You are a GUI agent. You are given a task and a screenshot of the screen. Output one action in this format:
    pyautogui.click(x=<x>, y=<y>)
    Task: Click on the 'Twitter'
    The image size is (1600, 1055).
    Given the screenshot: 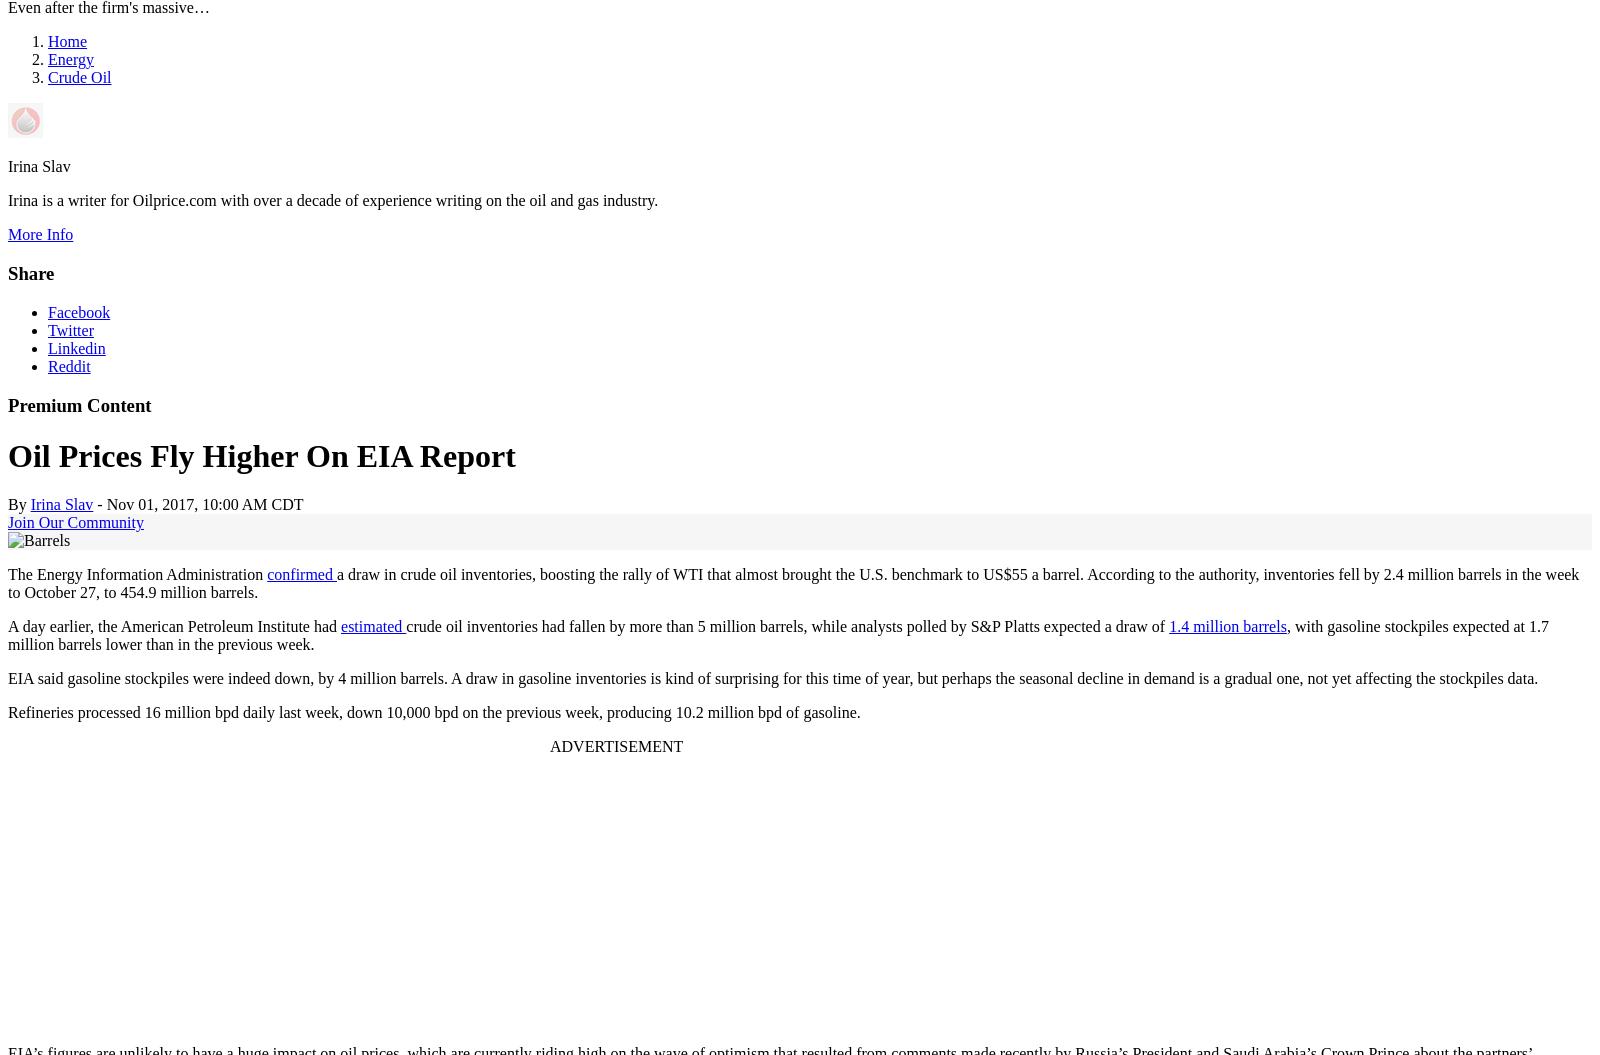 What is the action you would take?
    pyautogui.click(x=69, y=328)
    